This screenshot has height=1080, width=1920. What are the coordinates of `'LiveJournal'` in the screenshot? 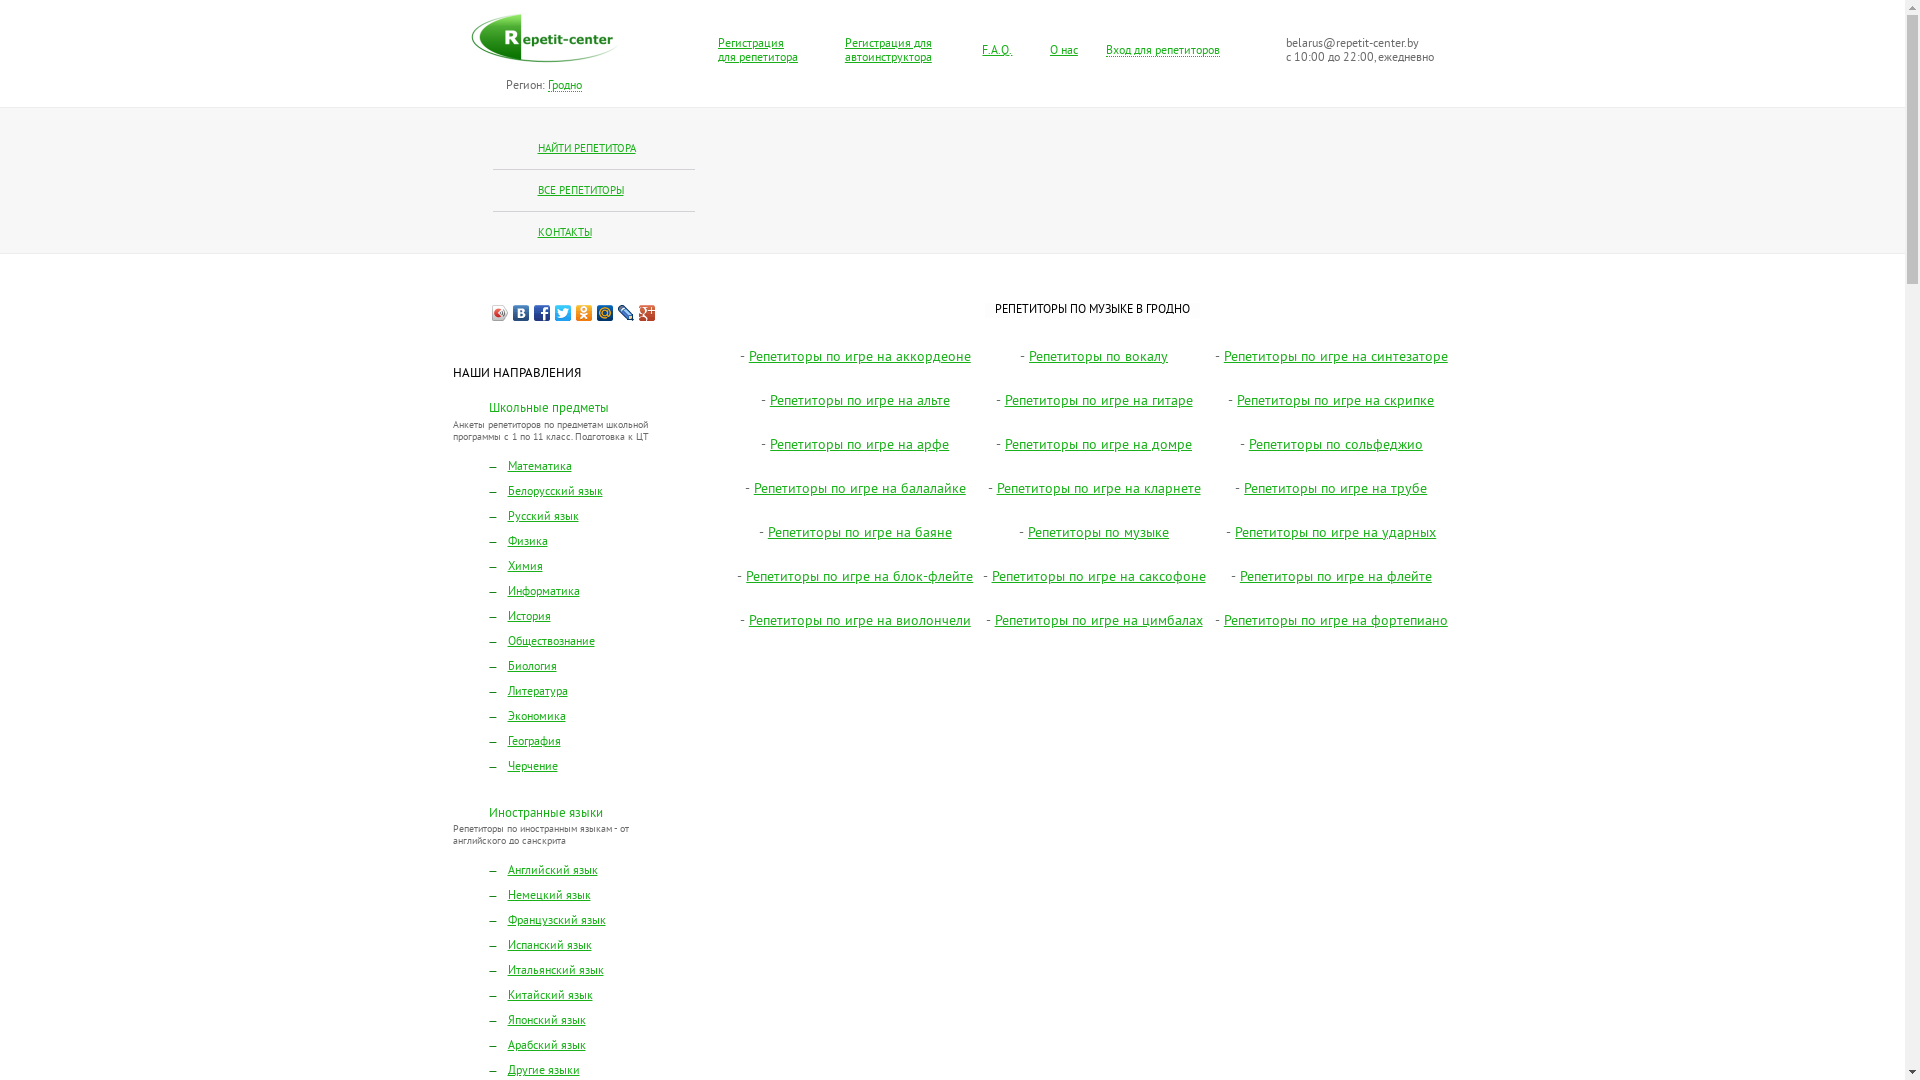 It's located at (614, 312).